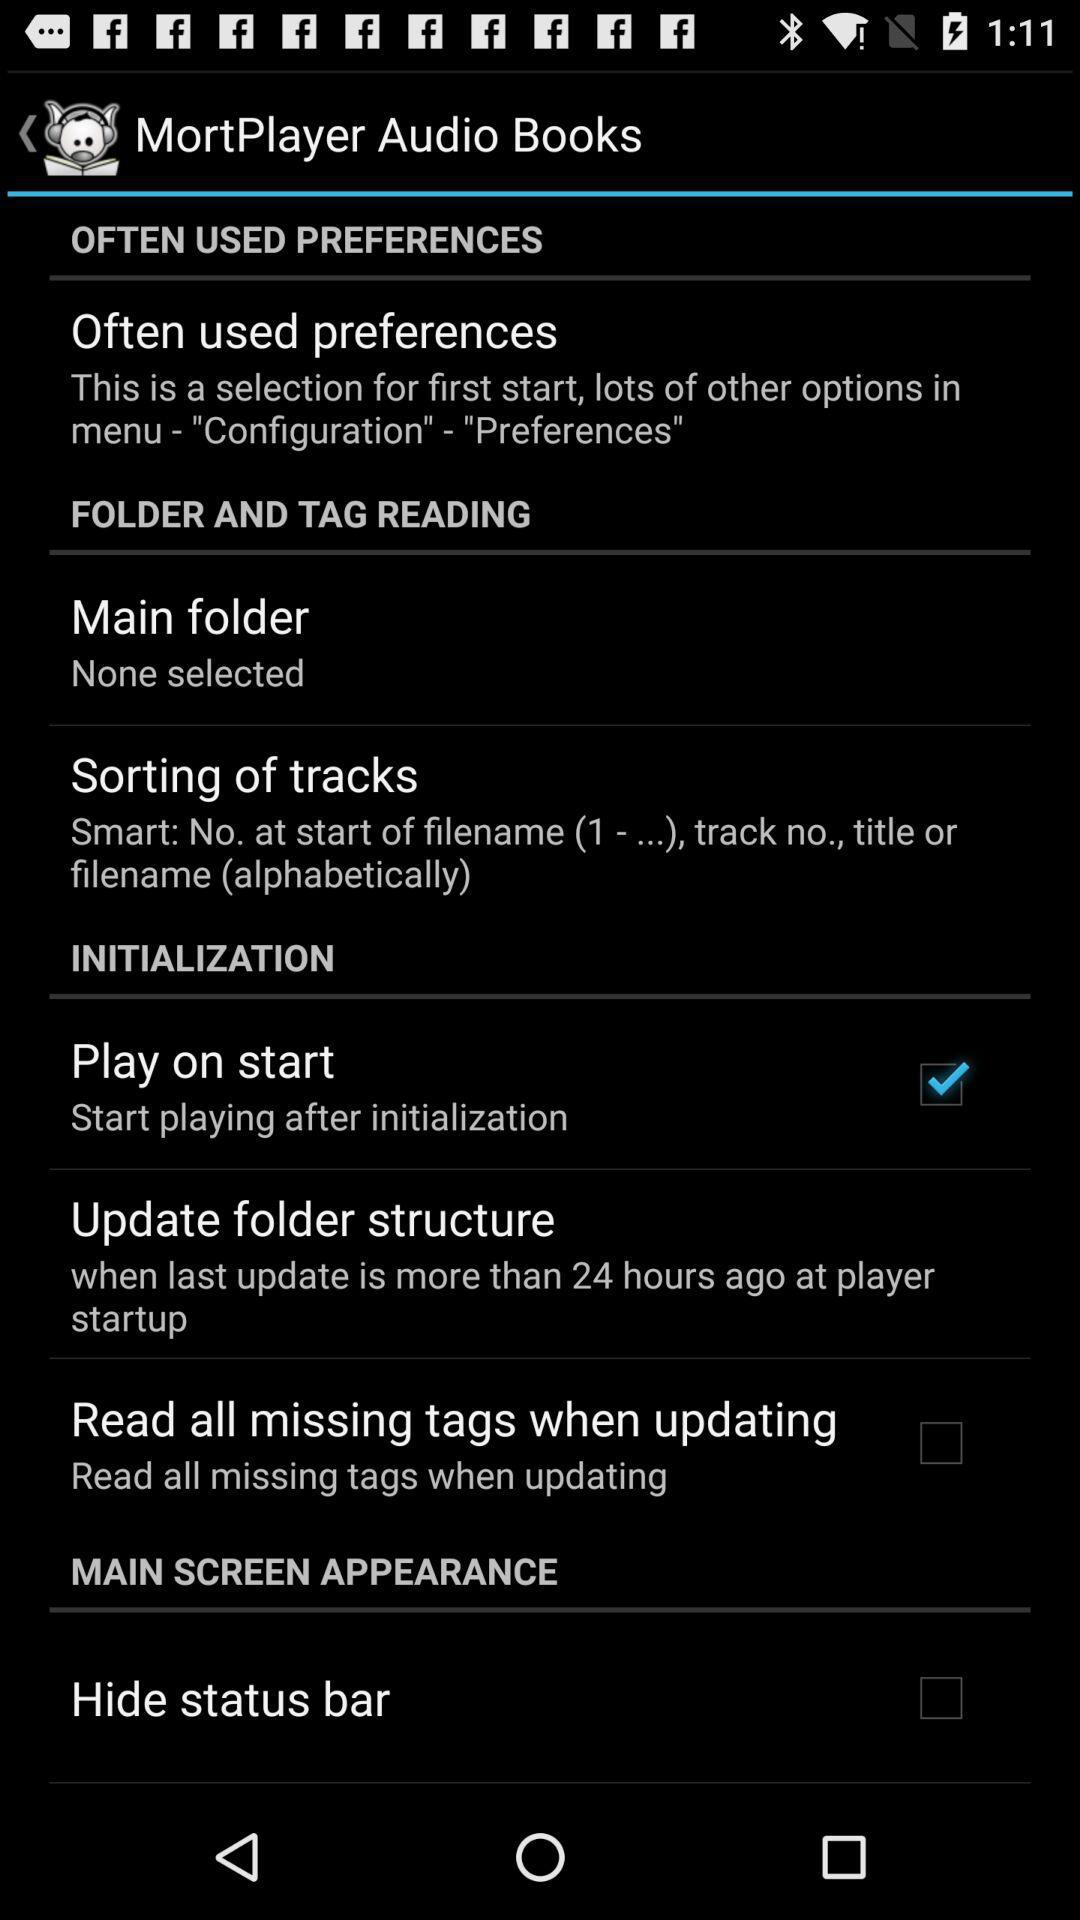  Describe the element at coordinates (202, 1058) in the screenshot. I see `the app above the start playing after item` at that location.